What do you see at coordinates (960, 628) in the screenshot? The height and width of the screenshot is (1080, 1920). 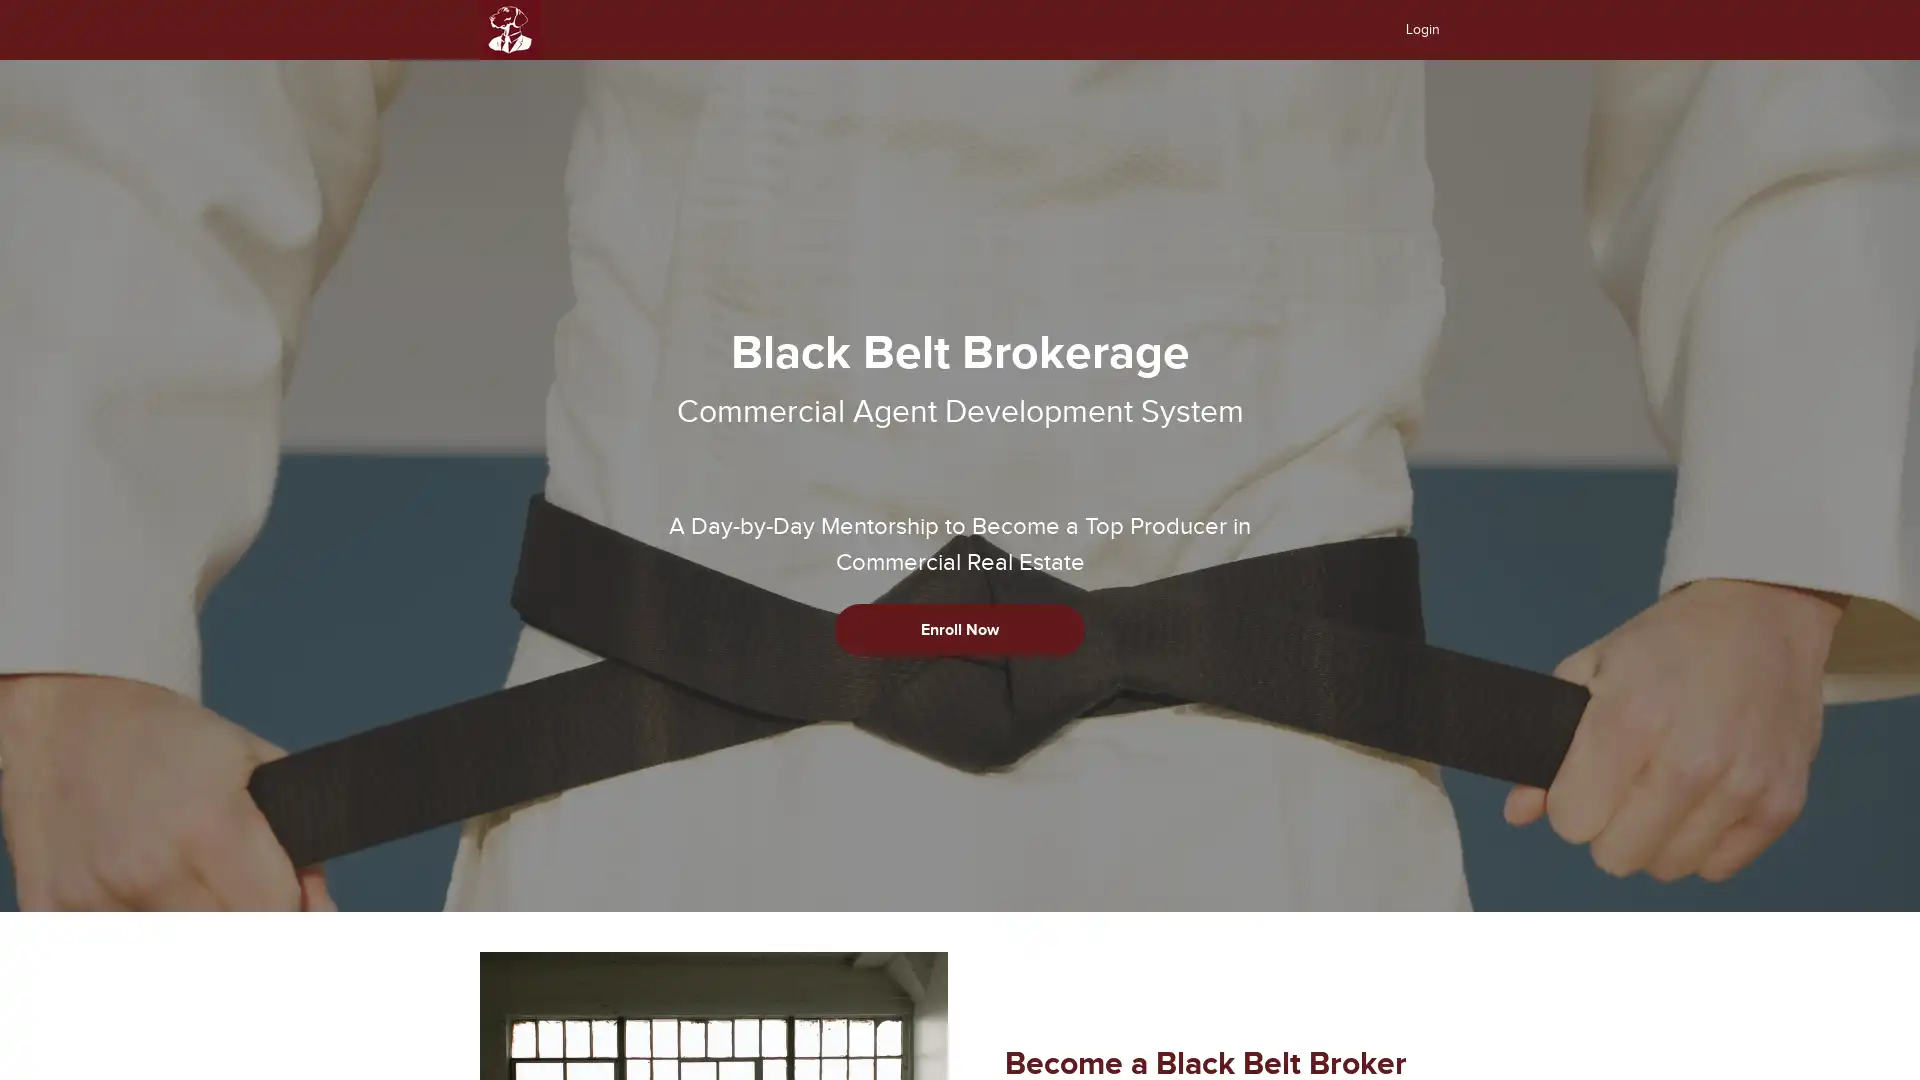 I see `Enroll Now` at bounding box center [960, 628].